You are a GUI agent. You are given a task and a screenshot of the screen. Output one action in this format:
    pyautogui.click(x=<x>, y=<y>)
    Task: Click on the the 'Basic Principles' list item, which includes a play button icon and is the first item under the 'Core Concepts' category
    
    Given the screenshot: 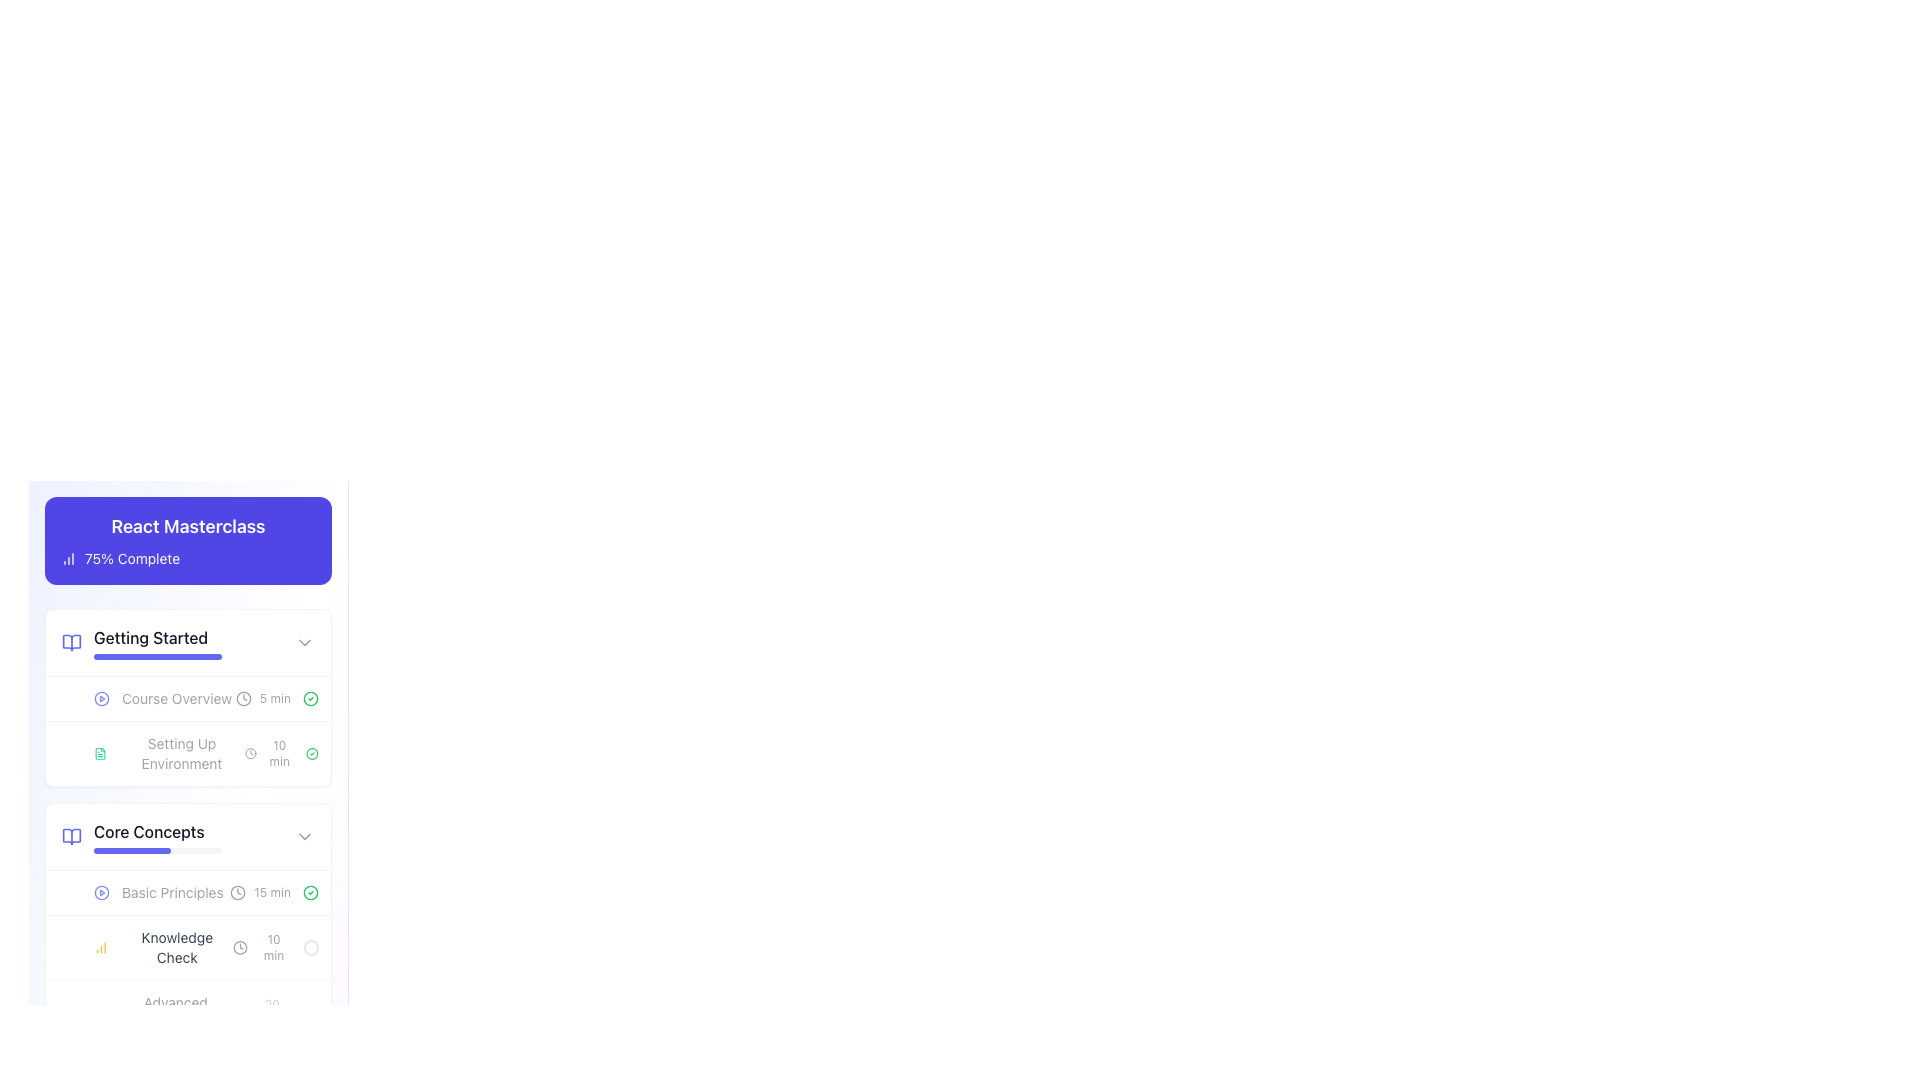 What is the action you would take?
    pyautogui.click(x=157, y=892)
    